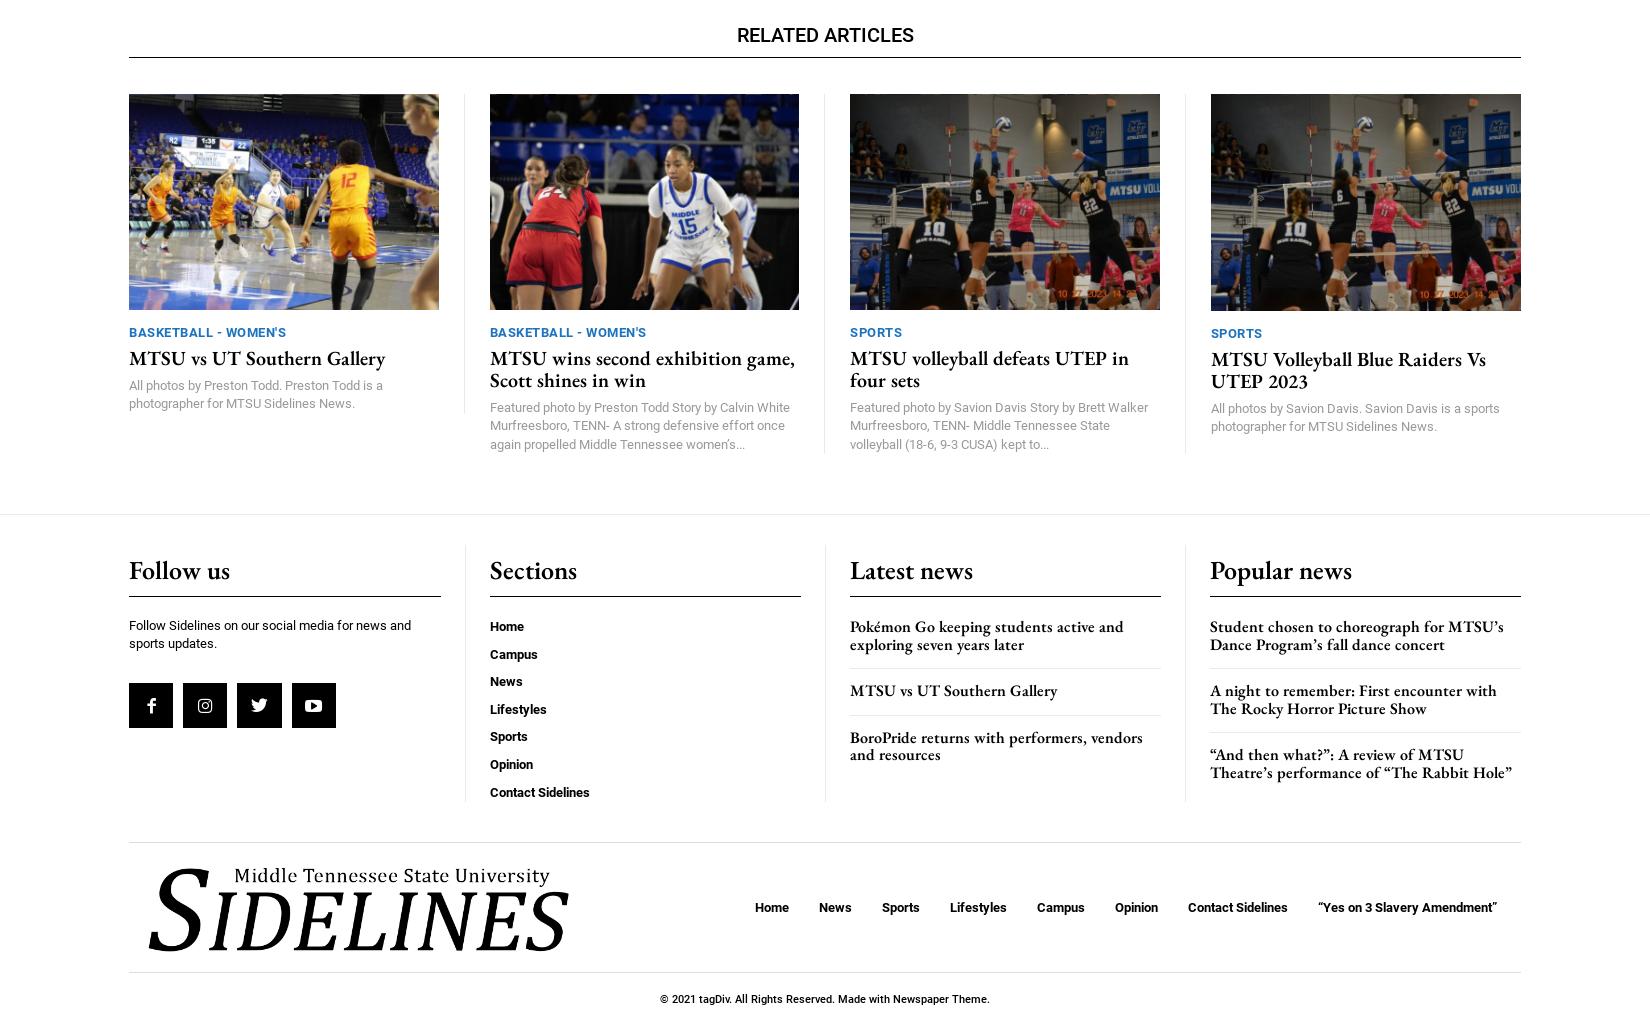 Image resolution: width=1650 pixels, height=1027 pixels. Describe the element at coordinates (1355, 633) in the screenshot. I see `'Student chosen to choreograph for MTSU’s Dance Program’s fall dance concert'` at that location.